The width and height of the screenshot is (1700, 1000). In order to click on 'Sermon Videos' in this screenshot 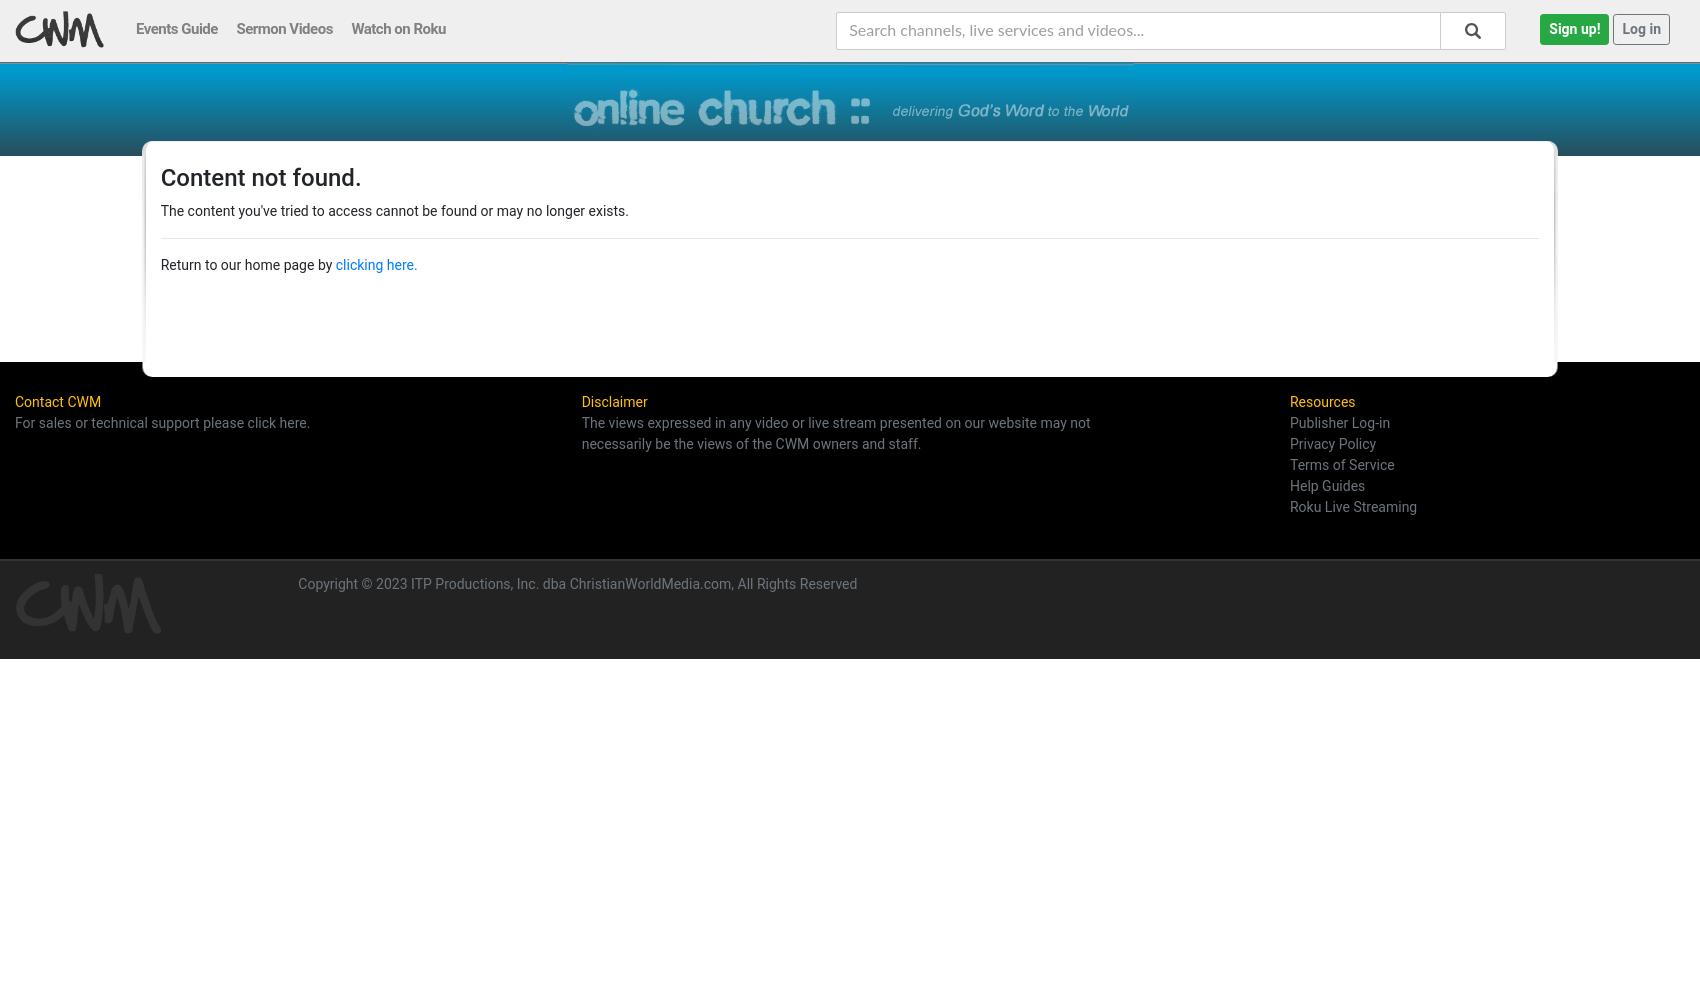, I will do `click(284, 28)`.